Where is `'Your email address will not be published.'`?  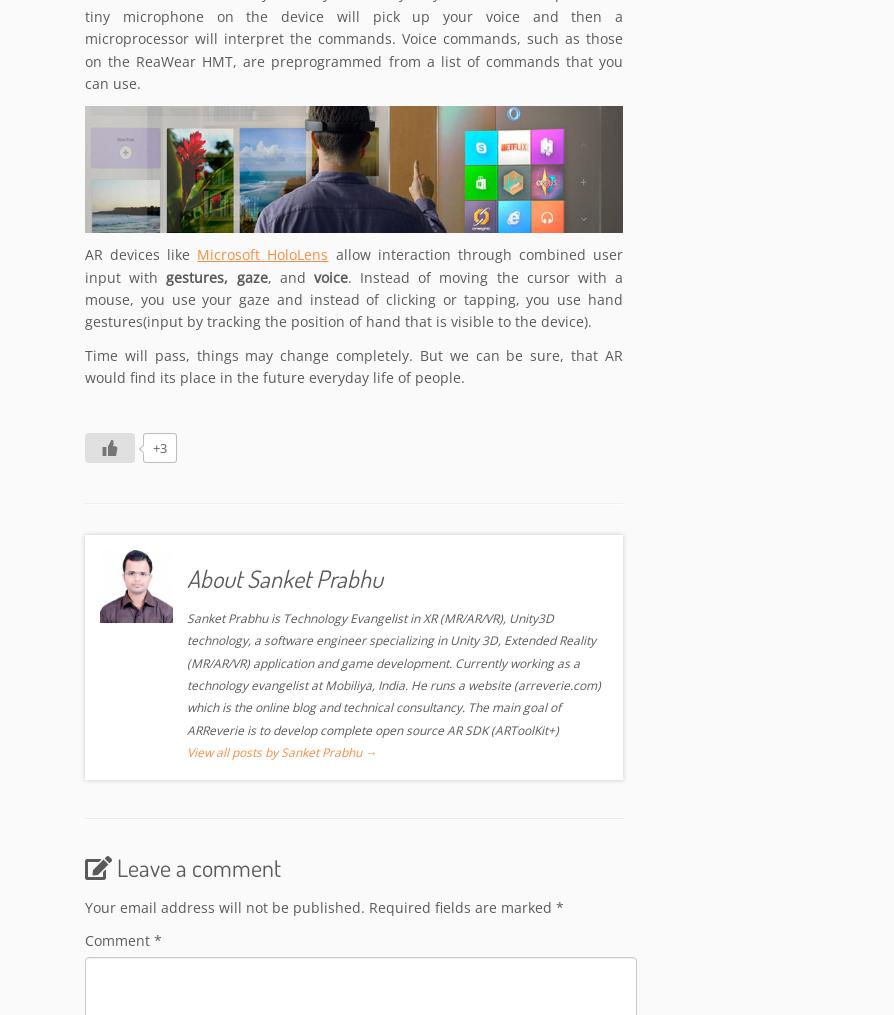 'Your email address will not be published.' is located at coordinates (224, 907).